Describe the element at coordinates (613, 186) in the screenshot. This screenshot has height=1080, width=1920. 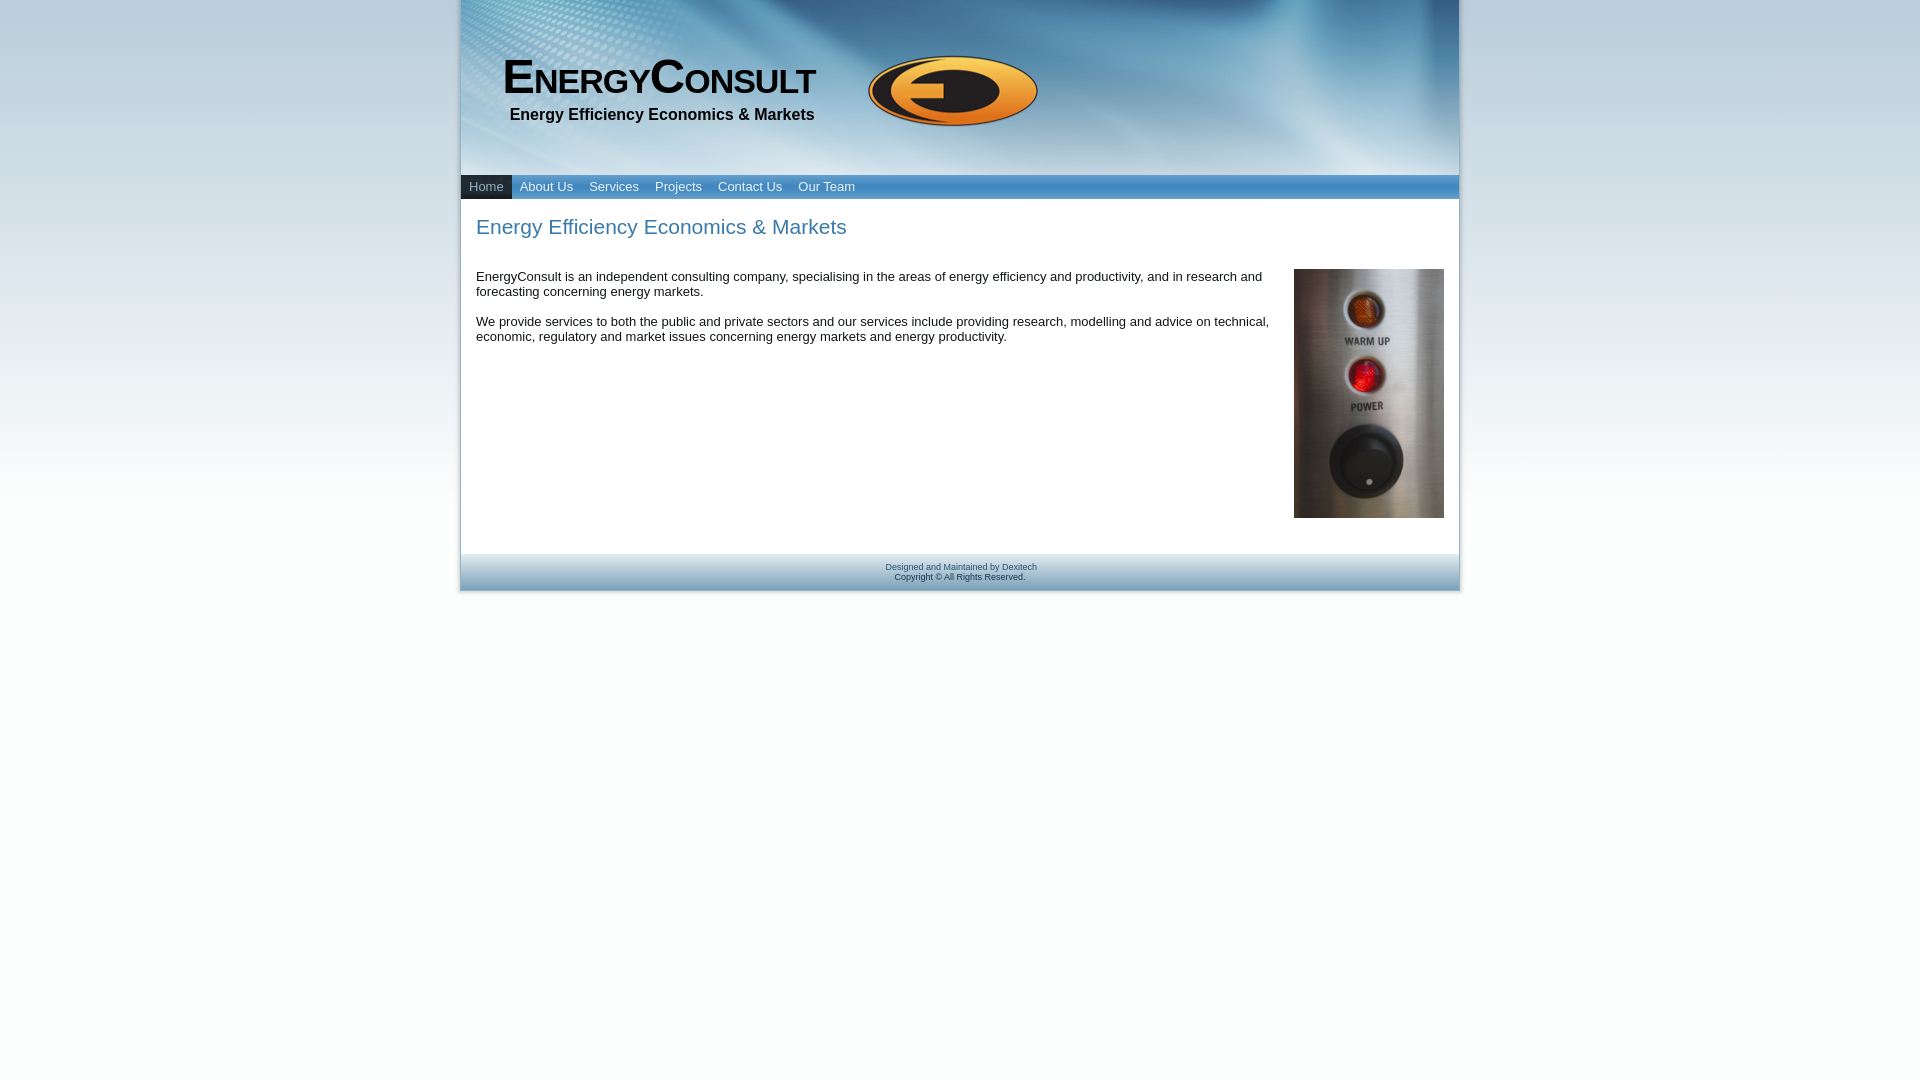
I see `'Services'` at that location.